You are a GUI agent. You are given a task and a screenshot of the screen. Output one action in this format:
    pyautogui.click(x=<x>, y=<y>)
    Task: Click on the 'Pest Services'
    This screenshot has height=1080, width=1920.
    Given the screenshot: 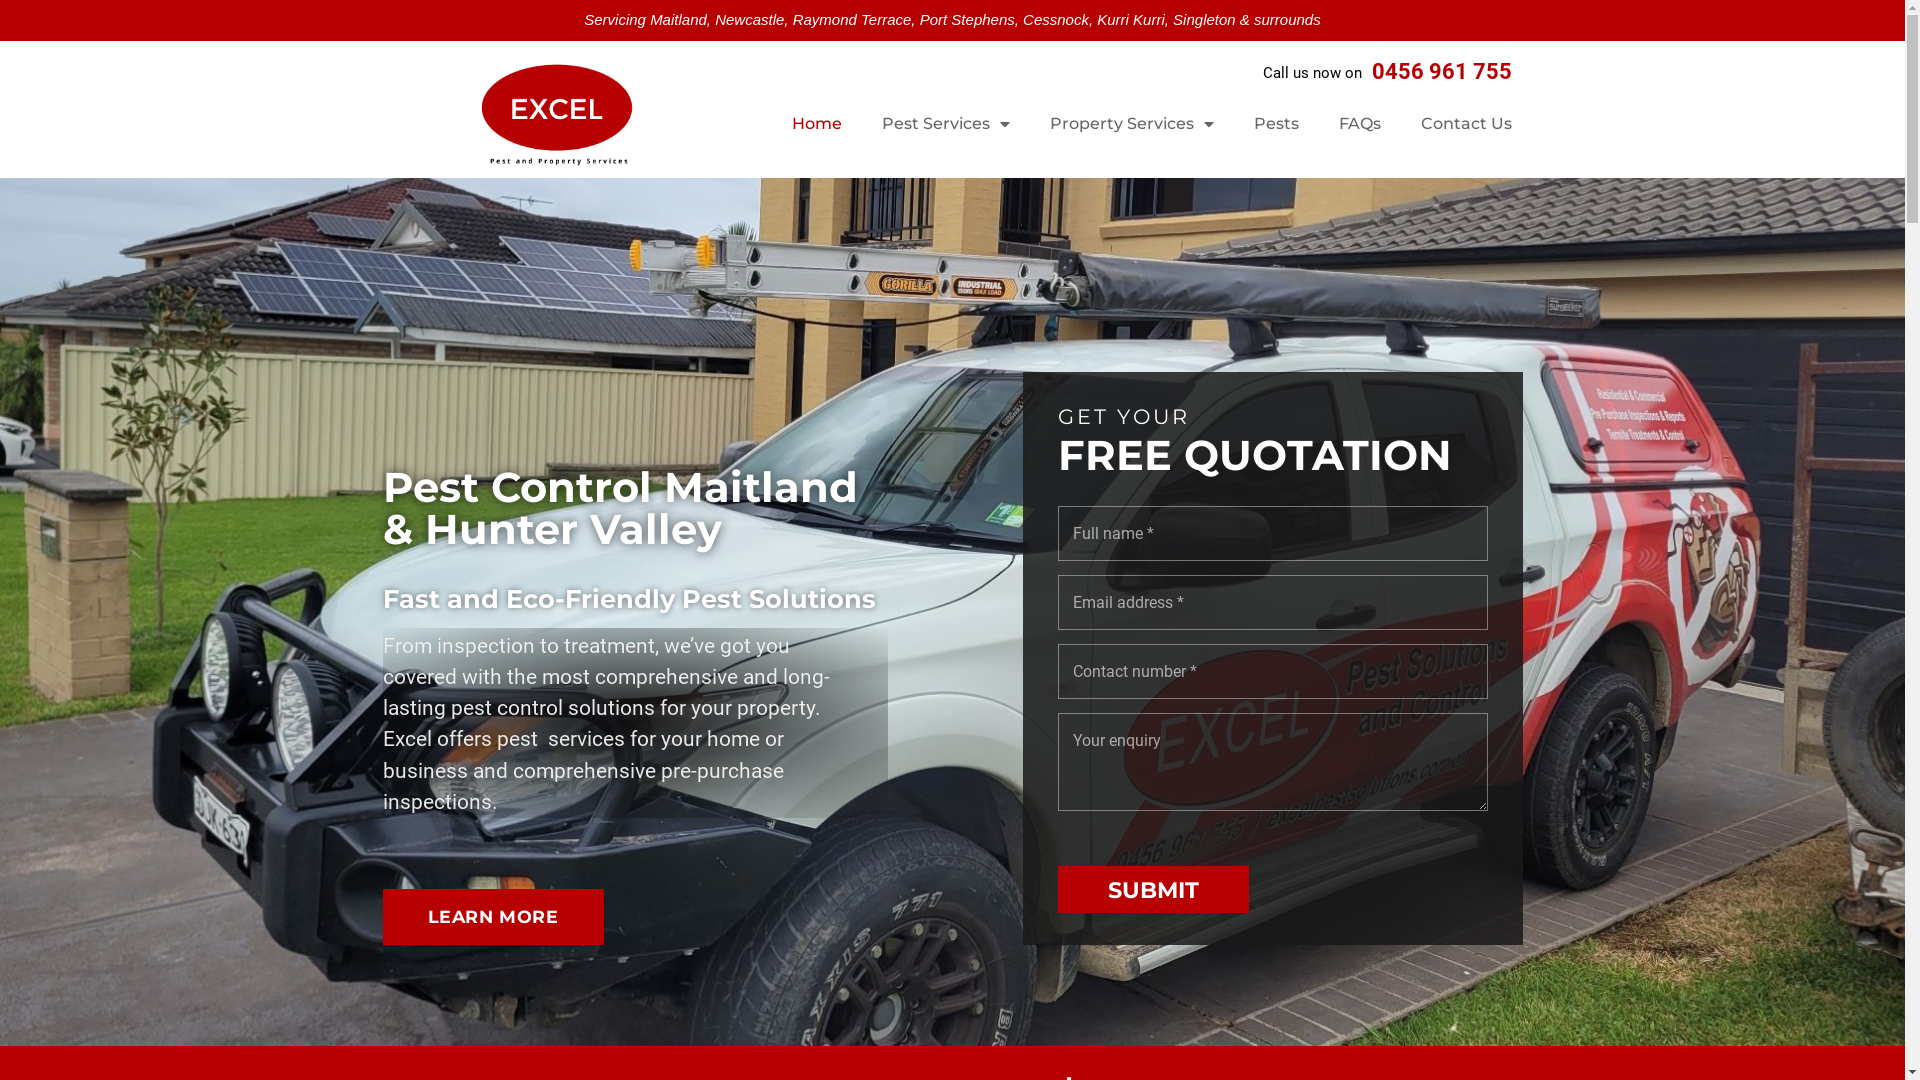 What is the action you would take?
    pyautogui.click(x=944, y=123)
    